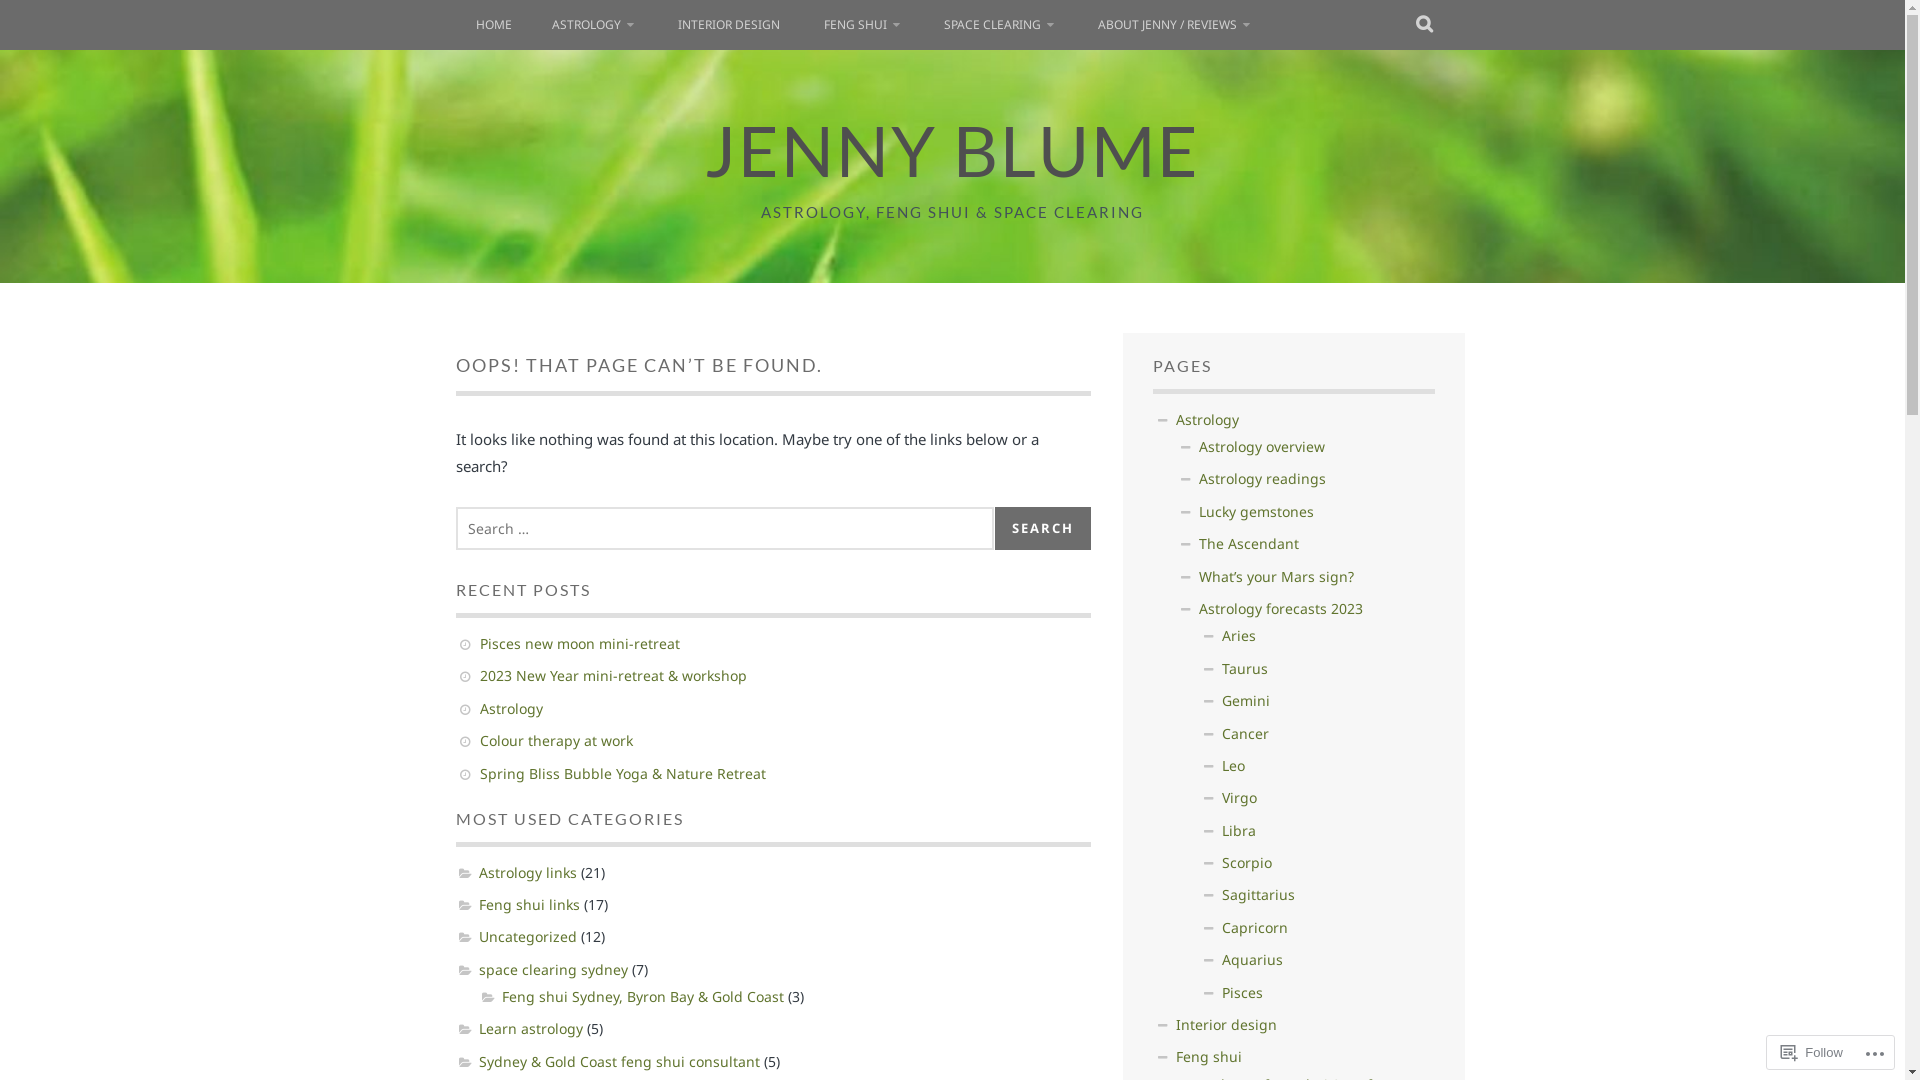 This screenshot has width=1920, height=1080. I want to click on 'Astrology links', so click(527, 871).